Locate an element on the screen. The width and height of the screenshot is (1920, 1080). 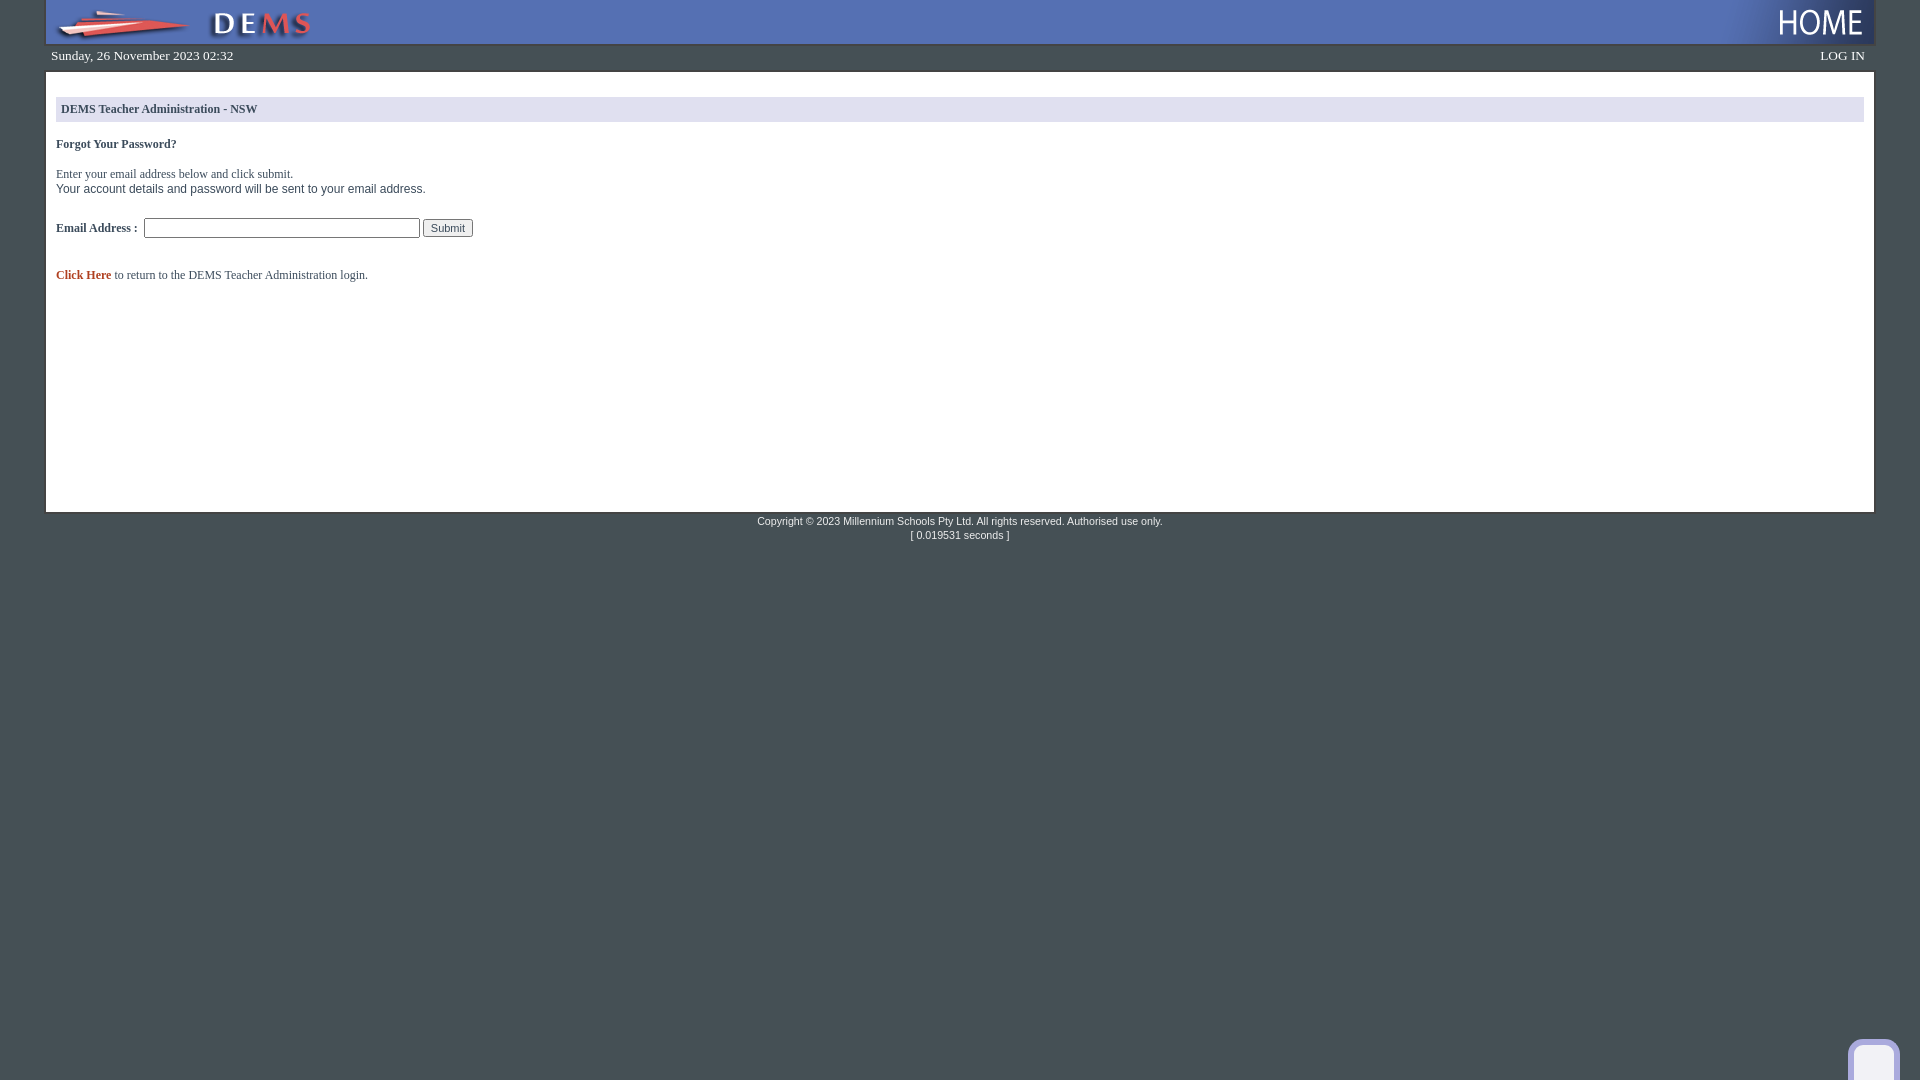
'Click Here' is located at coordinates (82, 274).